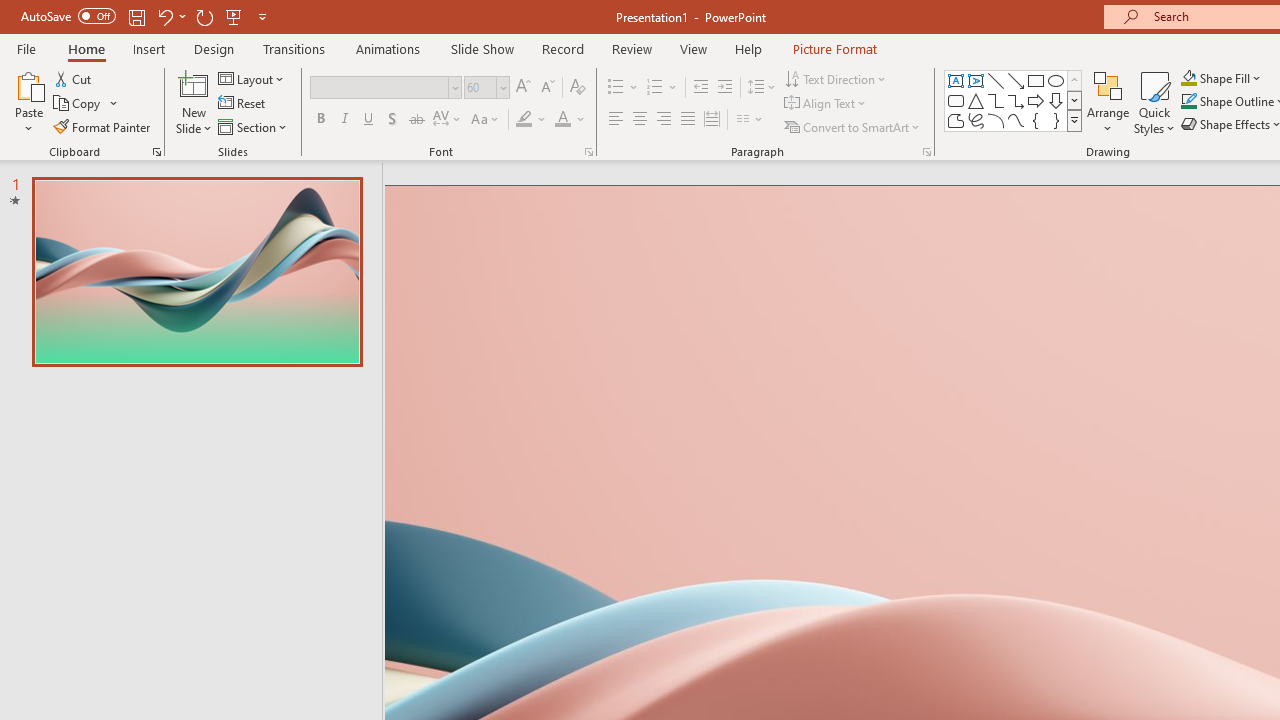  I want to click on 'Arrow: Down', so click(1055, 100).